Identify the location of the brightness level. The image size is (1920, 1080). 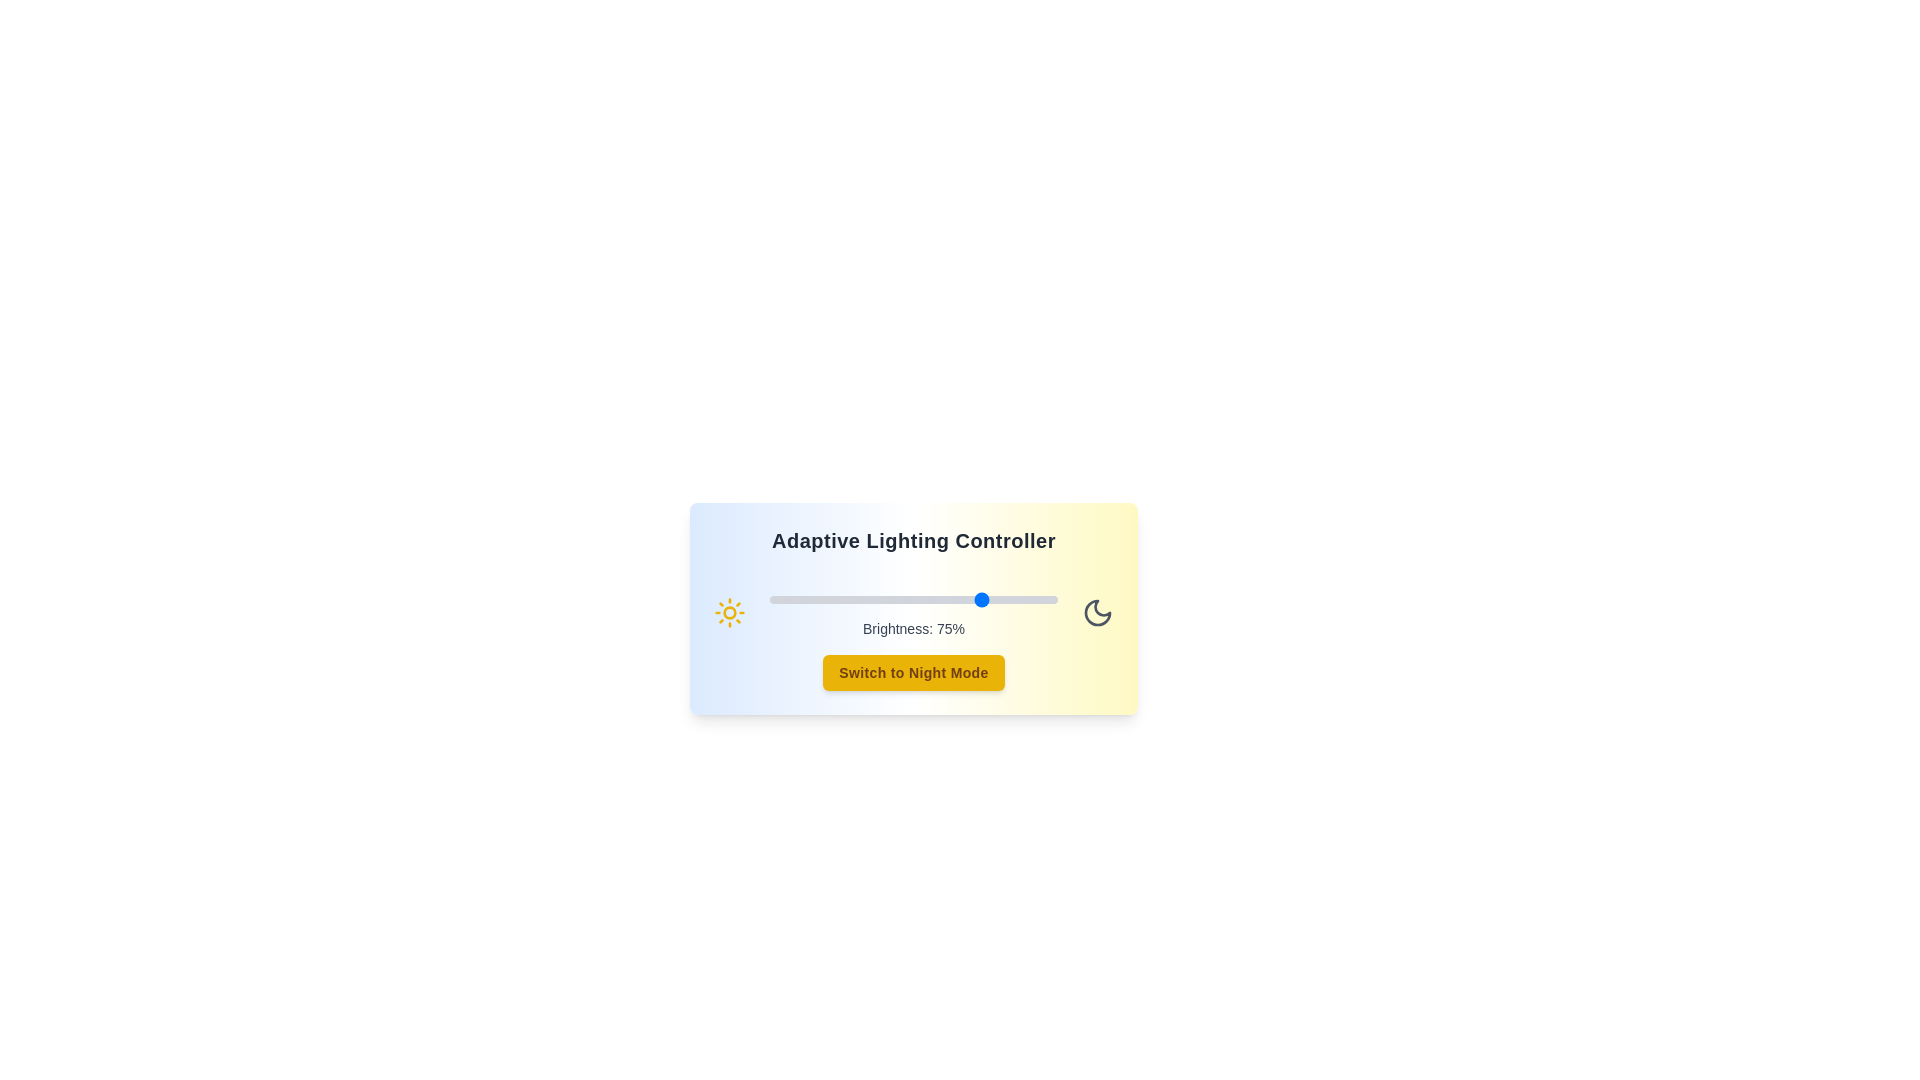
(1006, 599).